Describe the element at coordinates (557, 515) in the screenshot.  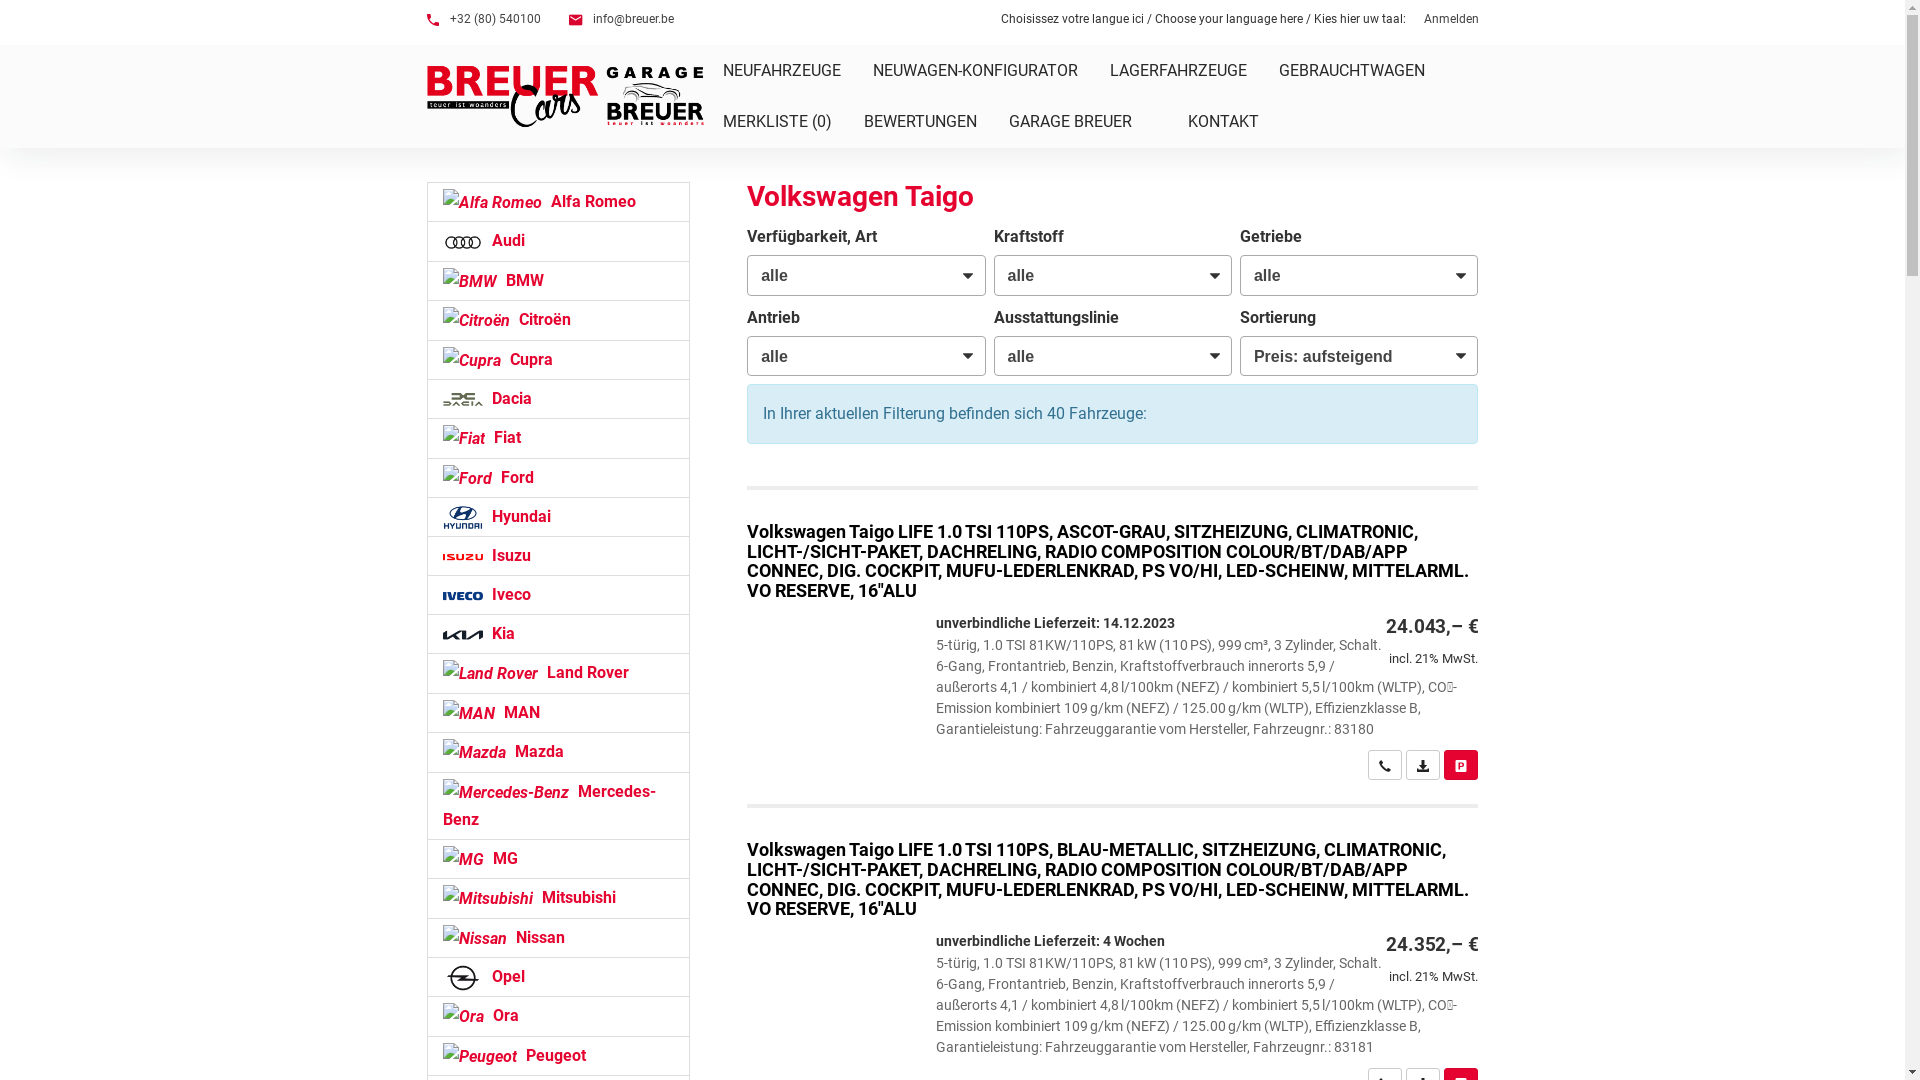
I see `'Hyundai'` at that location.